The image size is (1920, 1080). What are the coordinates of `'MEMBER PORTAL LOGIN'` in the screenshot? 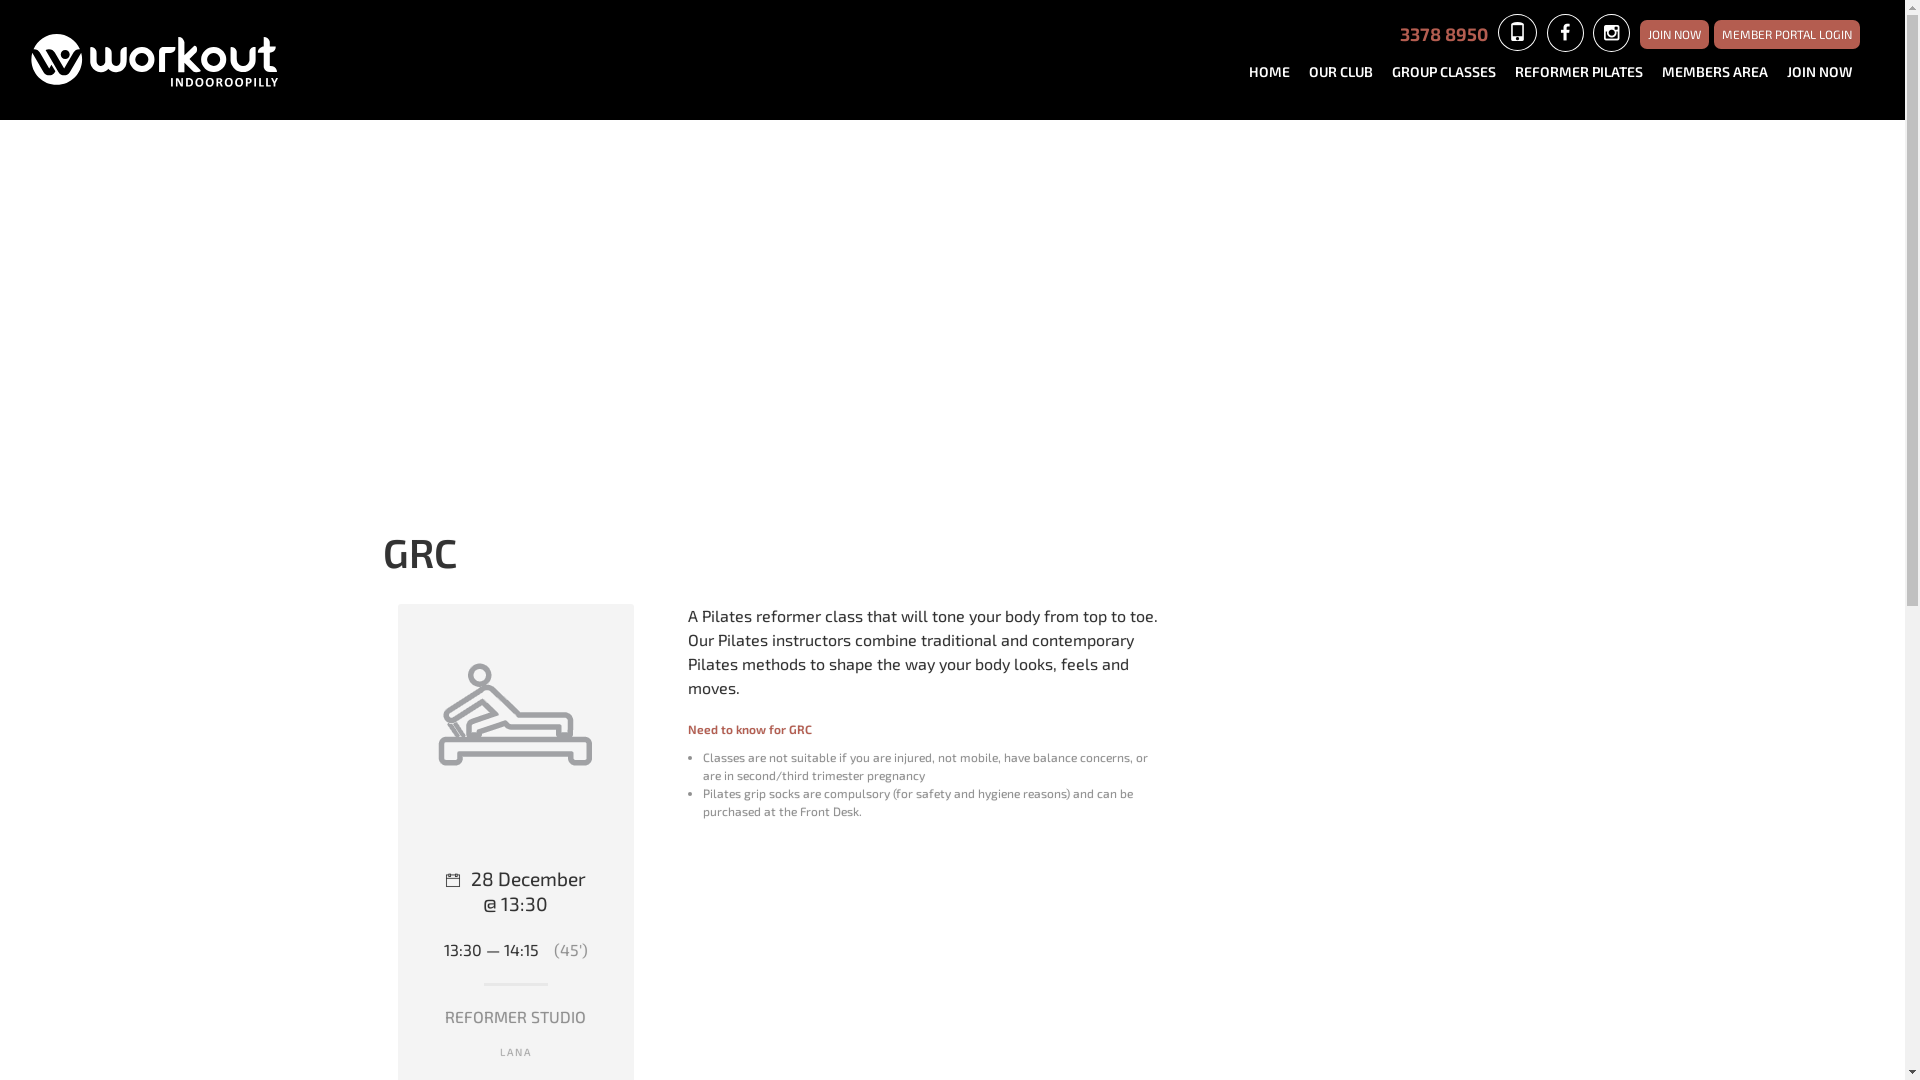 It's located at (1786, 34).